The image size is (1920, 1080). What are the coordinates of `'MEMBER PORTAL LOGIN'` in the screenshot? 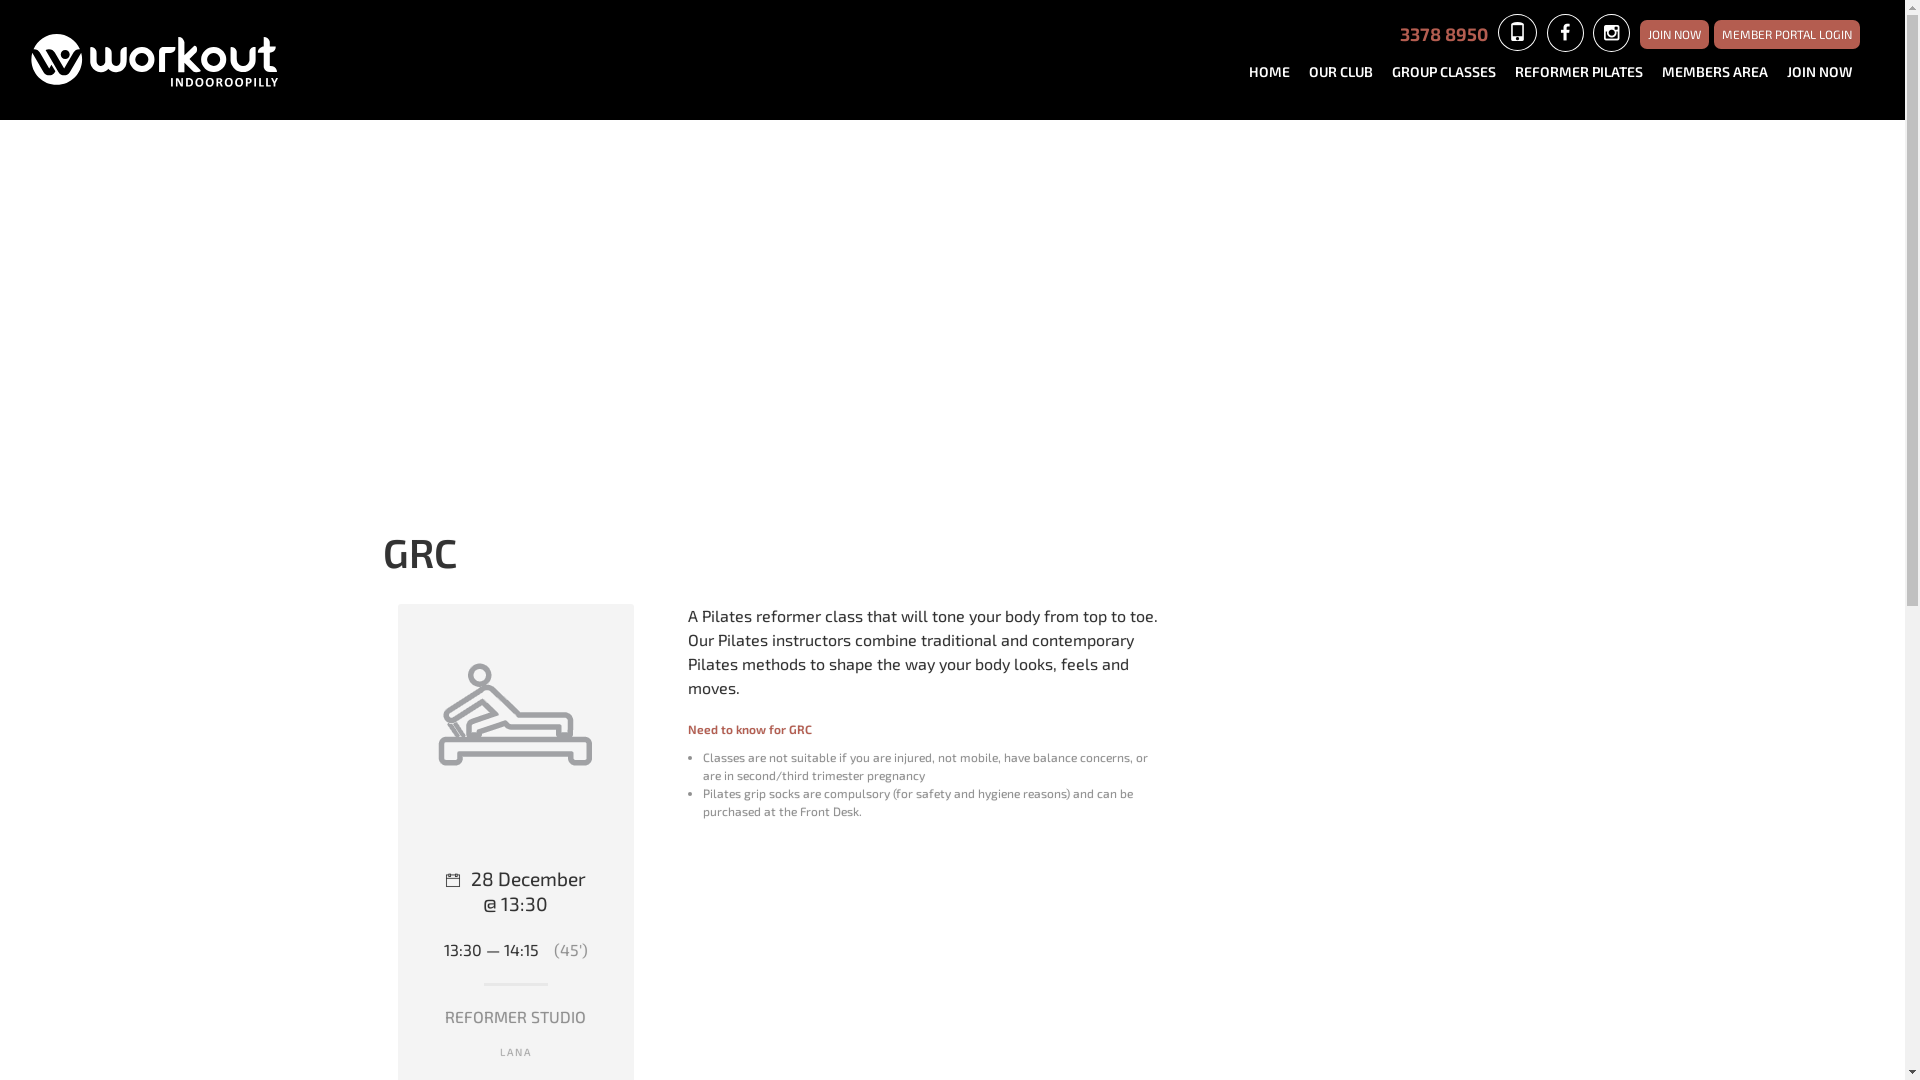 It's located at (1786, 34).